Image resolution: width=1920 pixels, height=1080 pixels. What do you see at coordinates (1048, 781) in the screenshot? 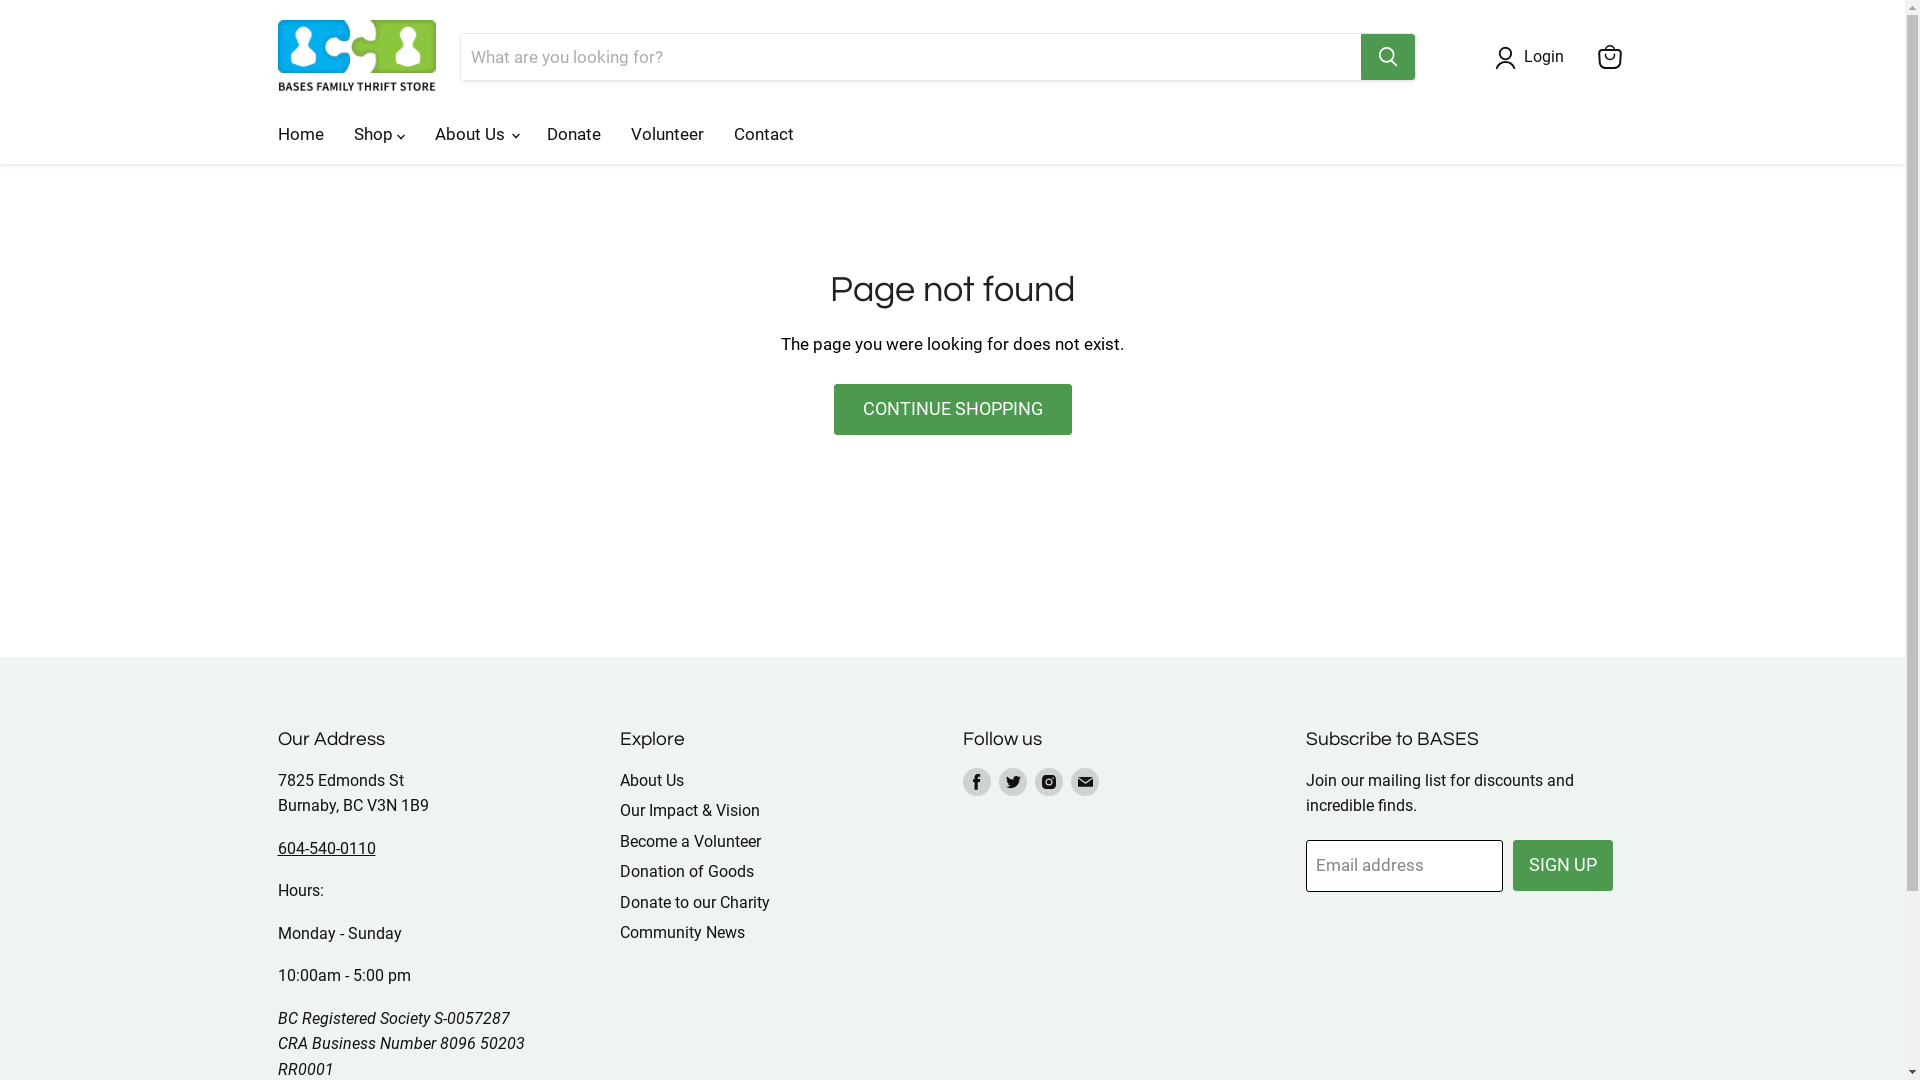
I see `'Find us on Instagram'` at bounding box center [1048, 781].